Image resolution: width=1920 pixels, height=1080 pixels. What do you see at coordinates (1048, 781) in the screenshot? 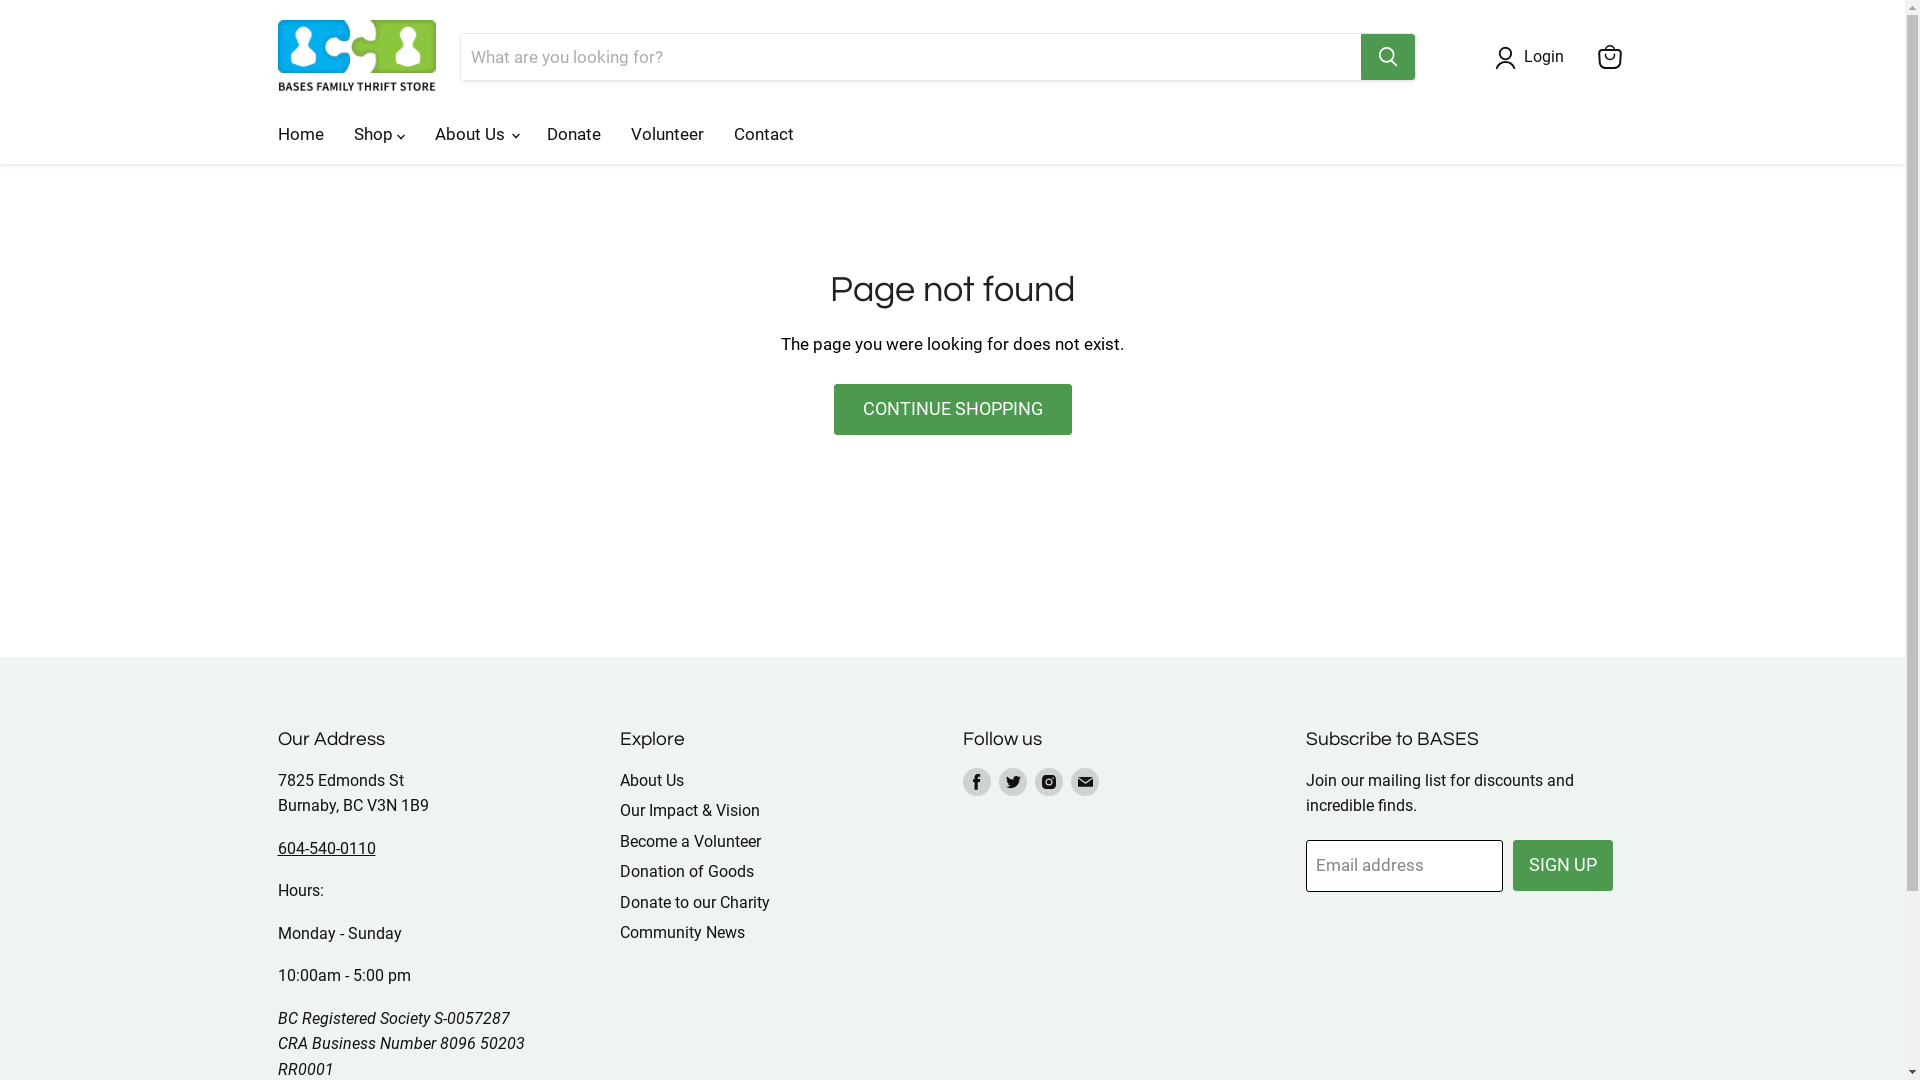
I see `'Find us on Instagram'` at bounding box center [1048, 781].